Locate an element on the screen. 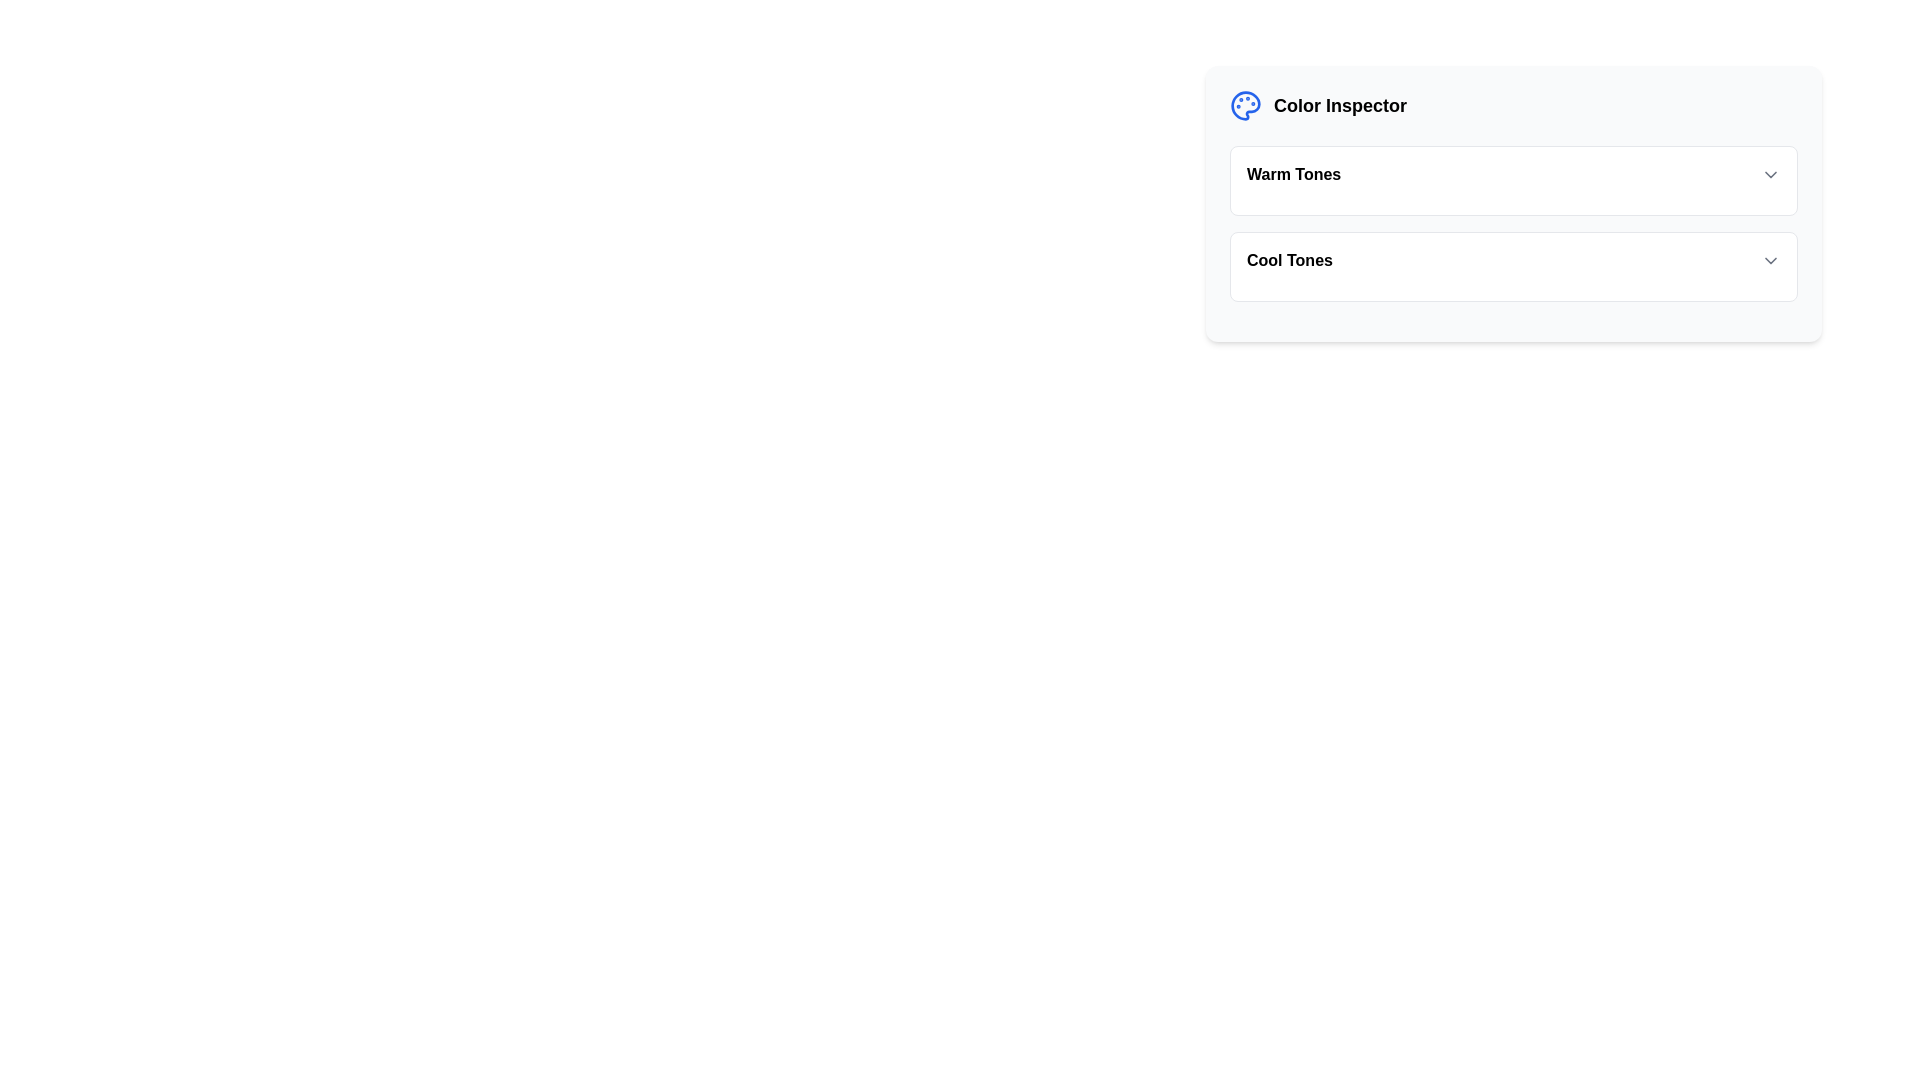  the 'Warm Tones' dropdown menu to enable keyboard interaction is located at coordinates (1513, 181).